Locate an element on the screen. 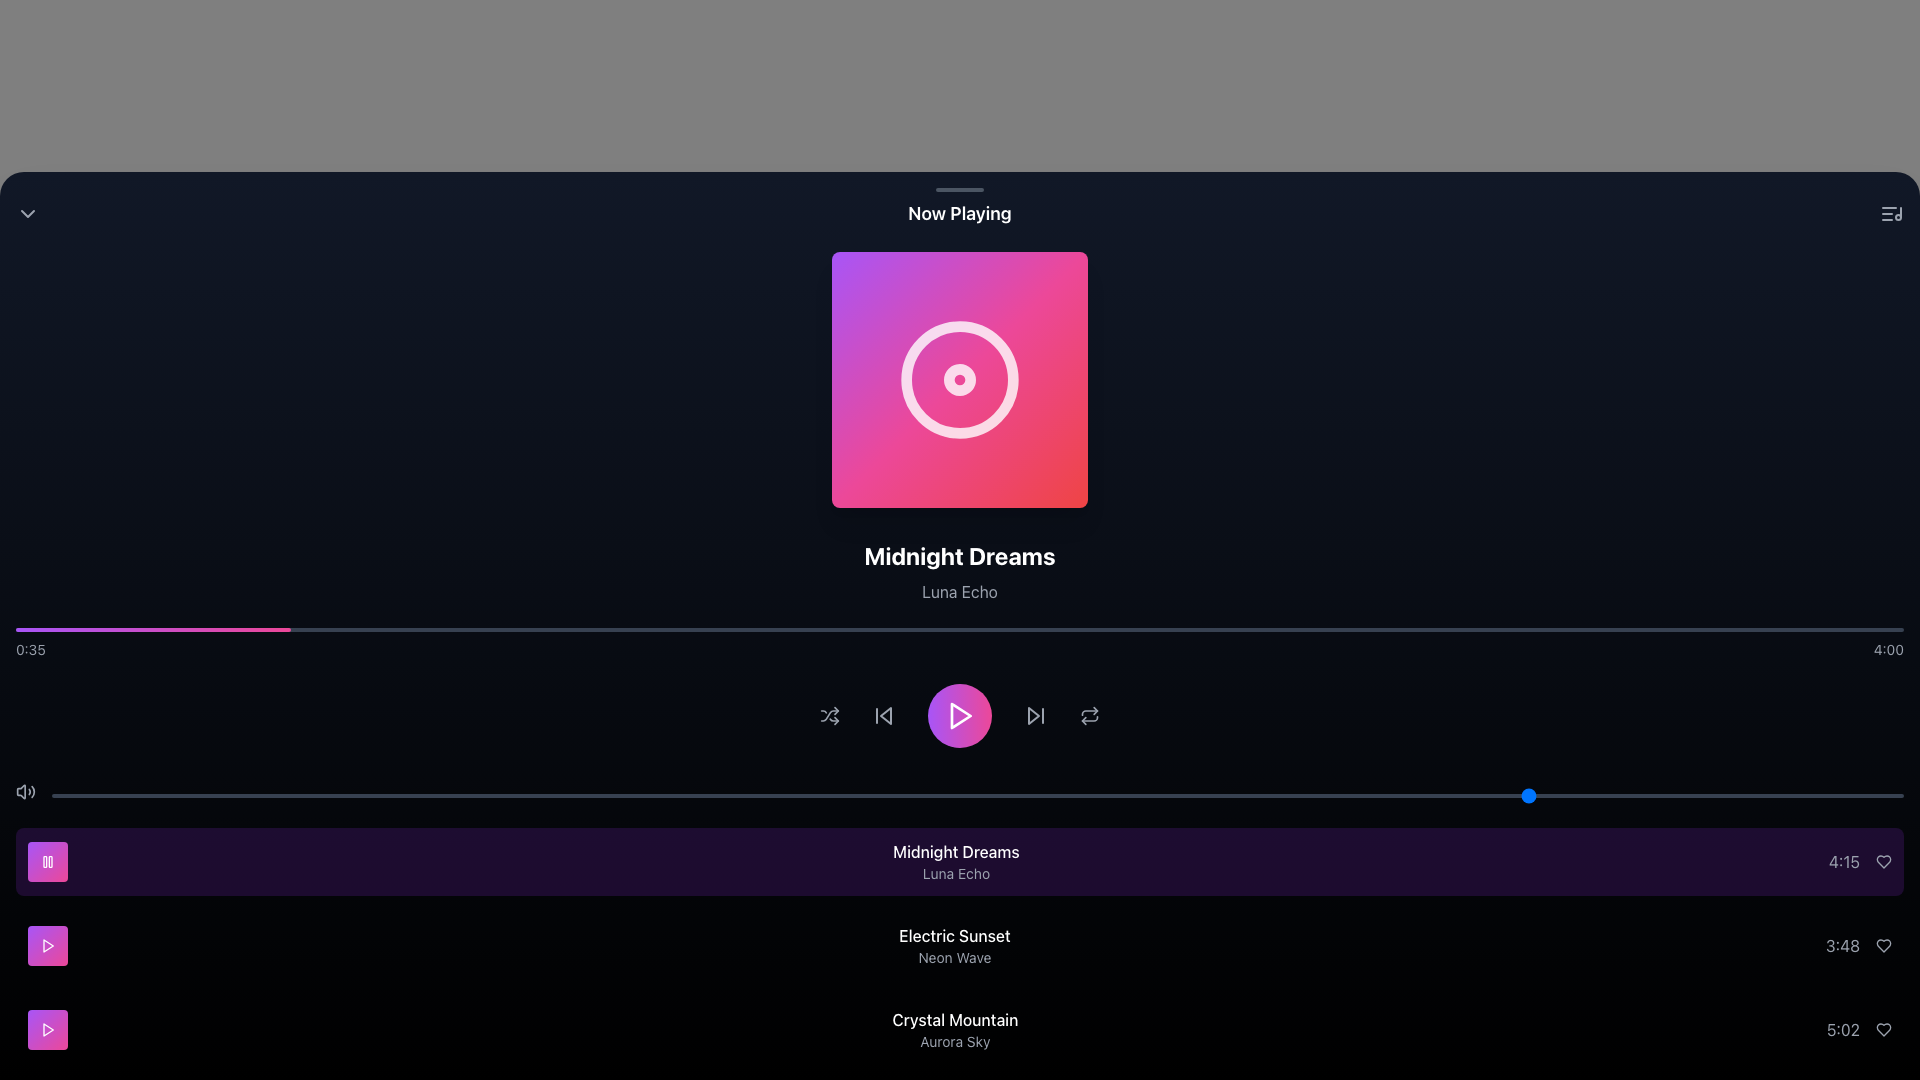 The height and width of the screenshot is (1080, 1920). text from the label displaying 'Crystal Mountain' and 'Aurora Sky', which is located in the third row of the musical tracks list, between 'Electric Sunset' and the duration '5:02' is located at coordinates (954, 1029).